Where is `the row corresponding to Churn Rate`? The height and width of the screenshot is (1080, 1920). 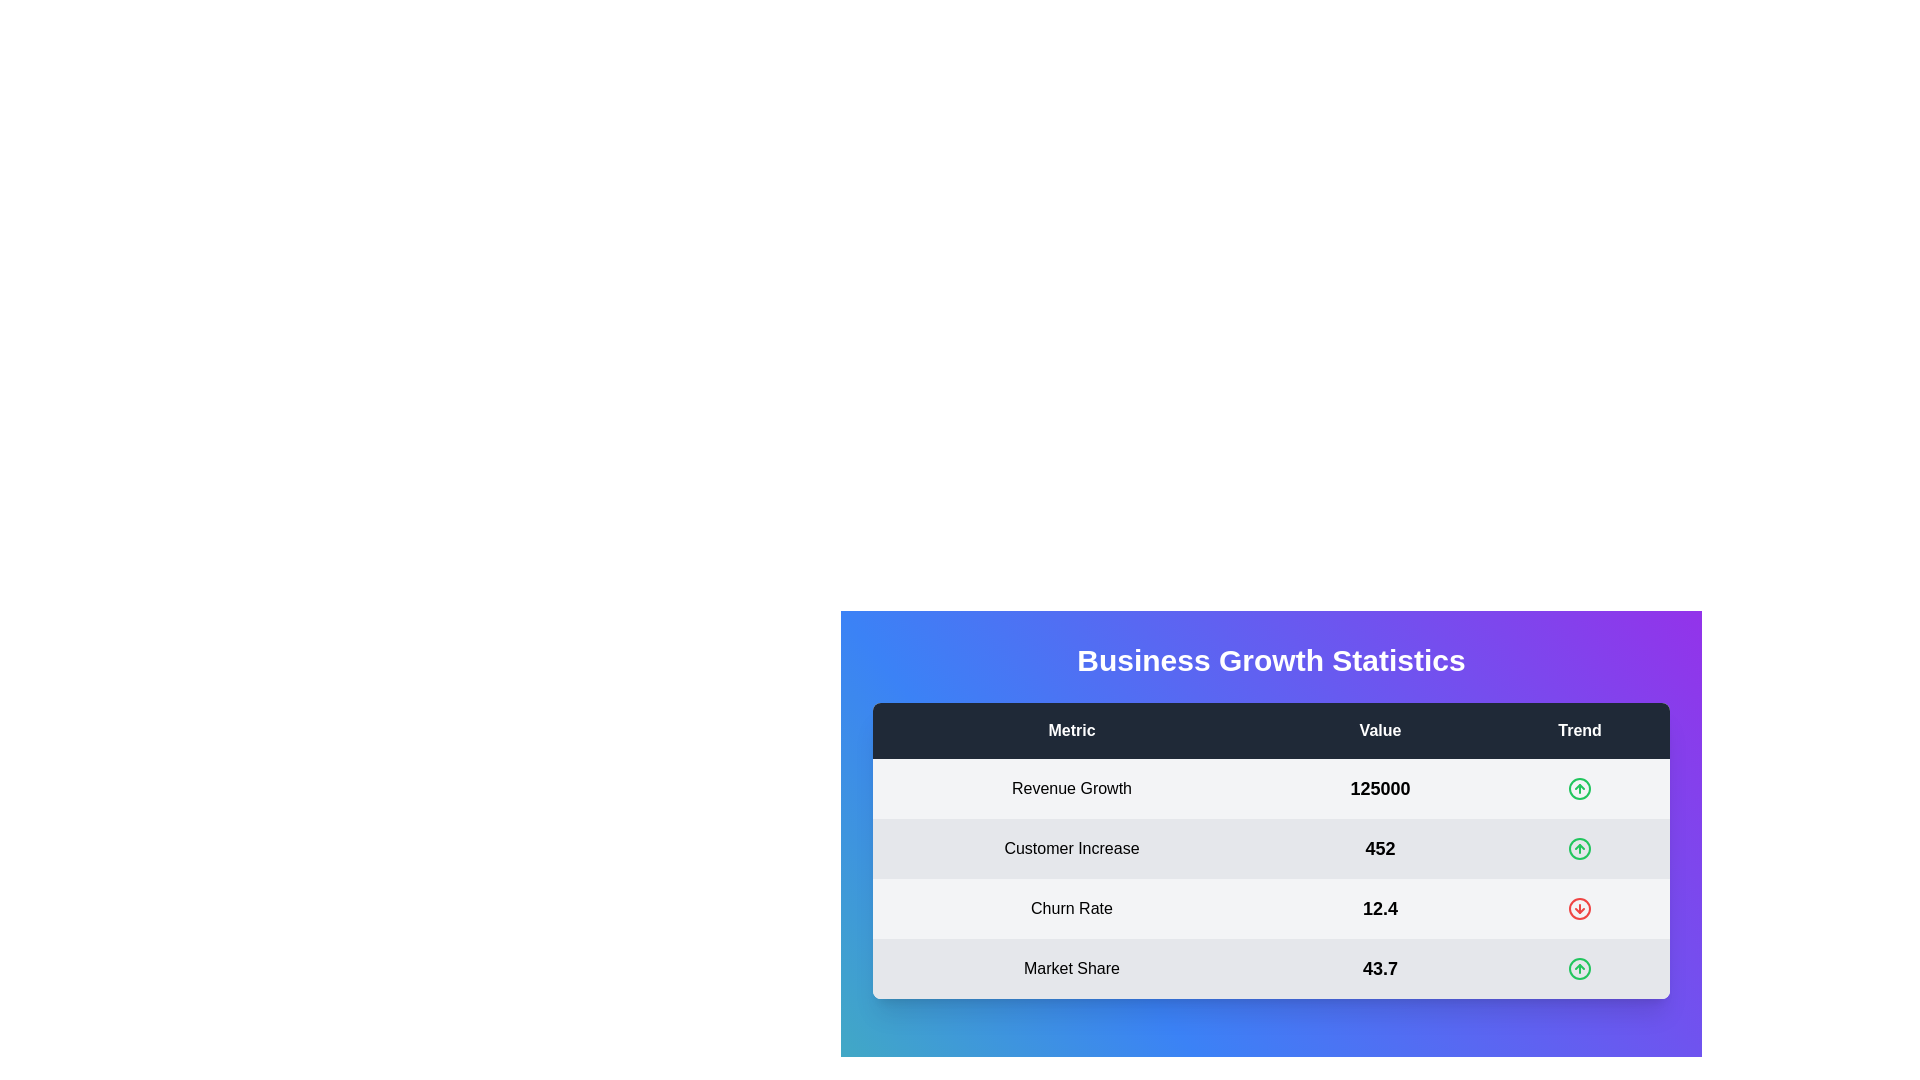 the row corresponding to Churn Rate is located at coordinates (1270, 909).